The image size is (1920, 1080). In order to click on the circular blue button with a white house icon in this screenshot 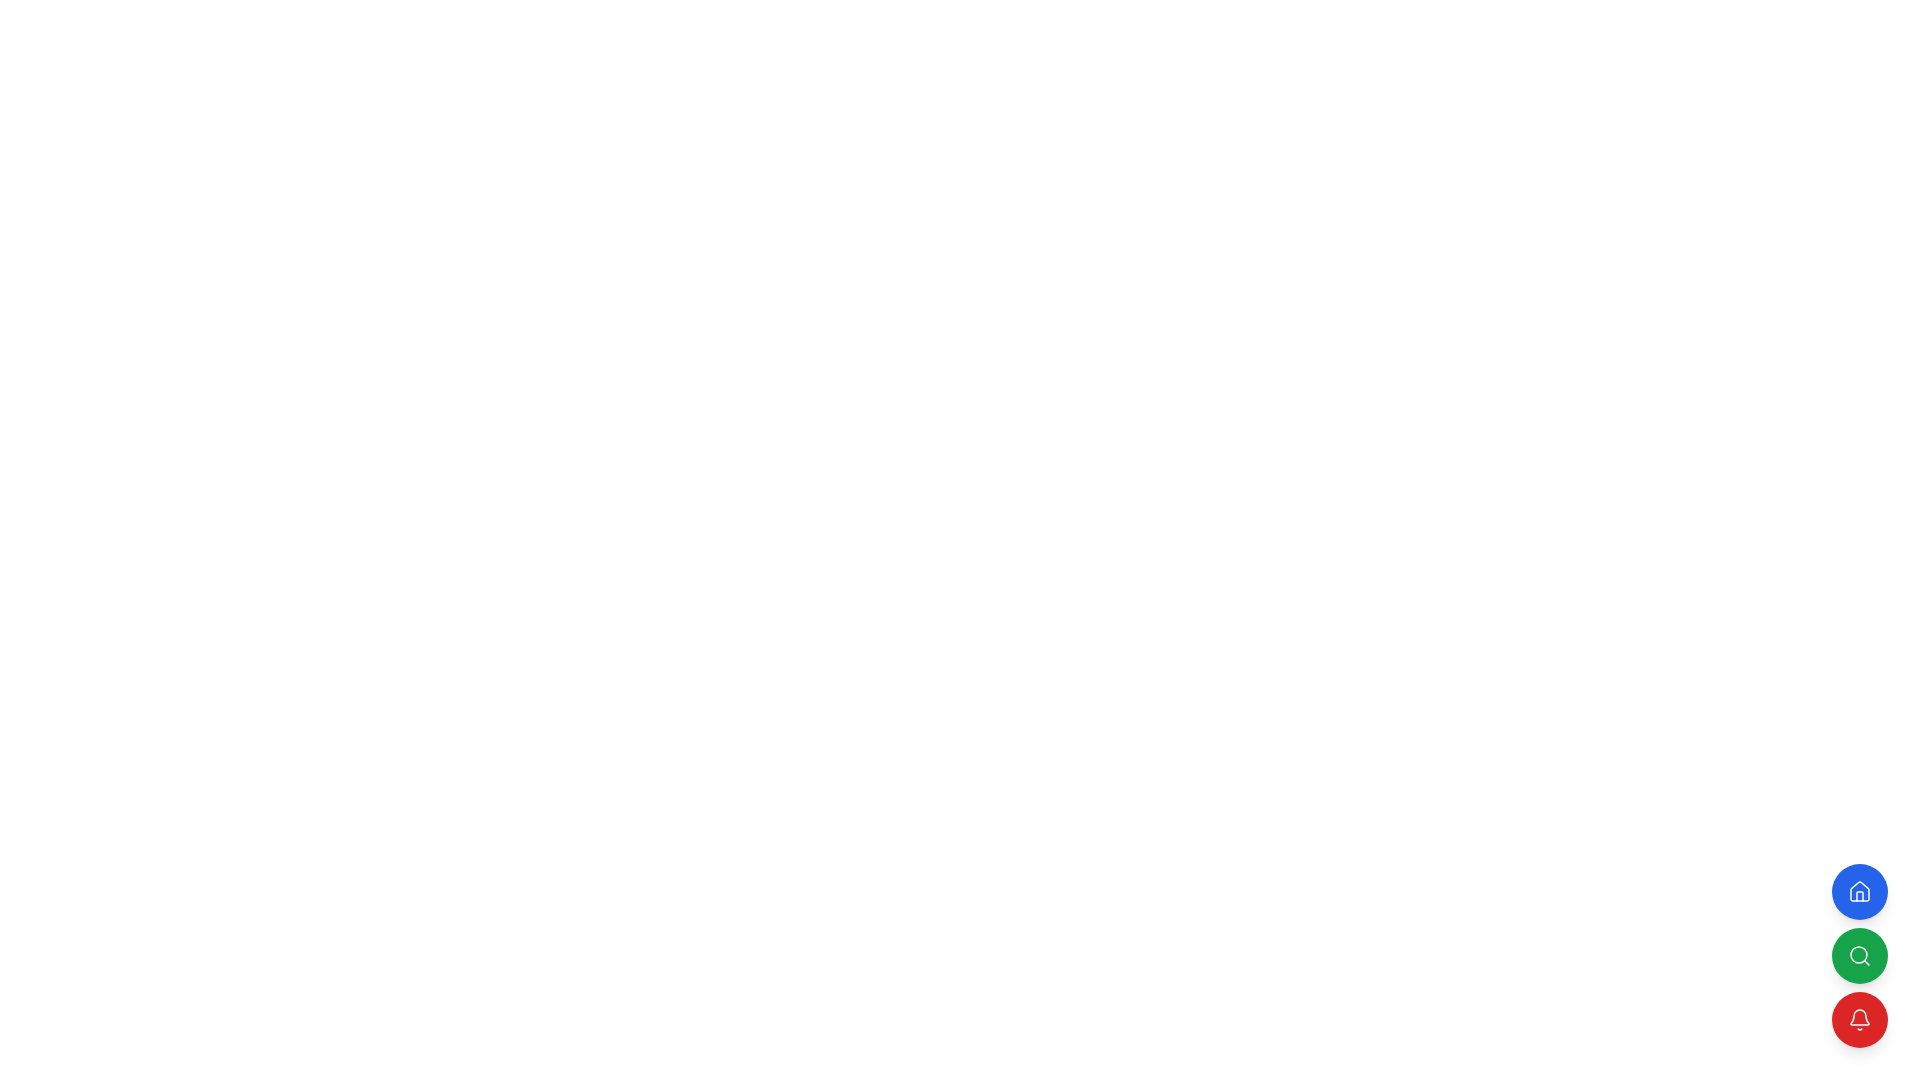, I will do `click(1859, 890)`.